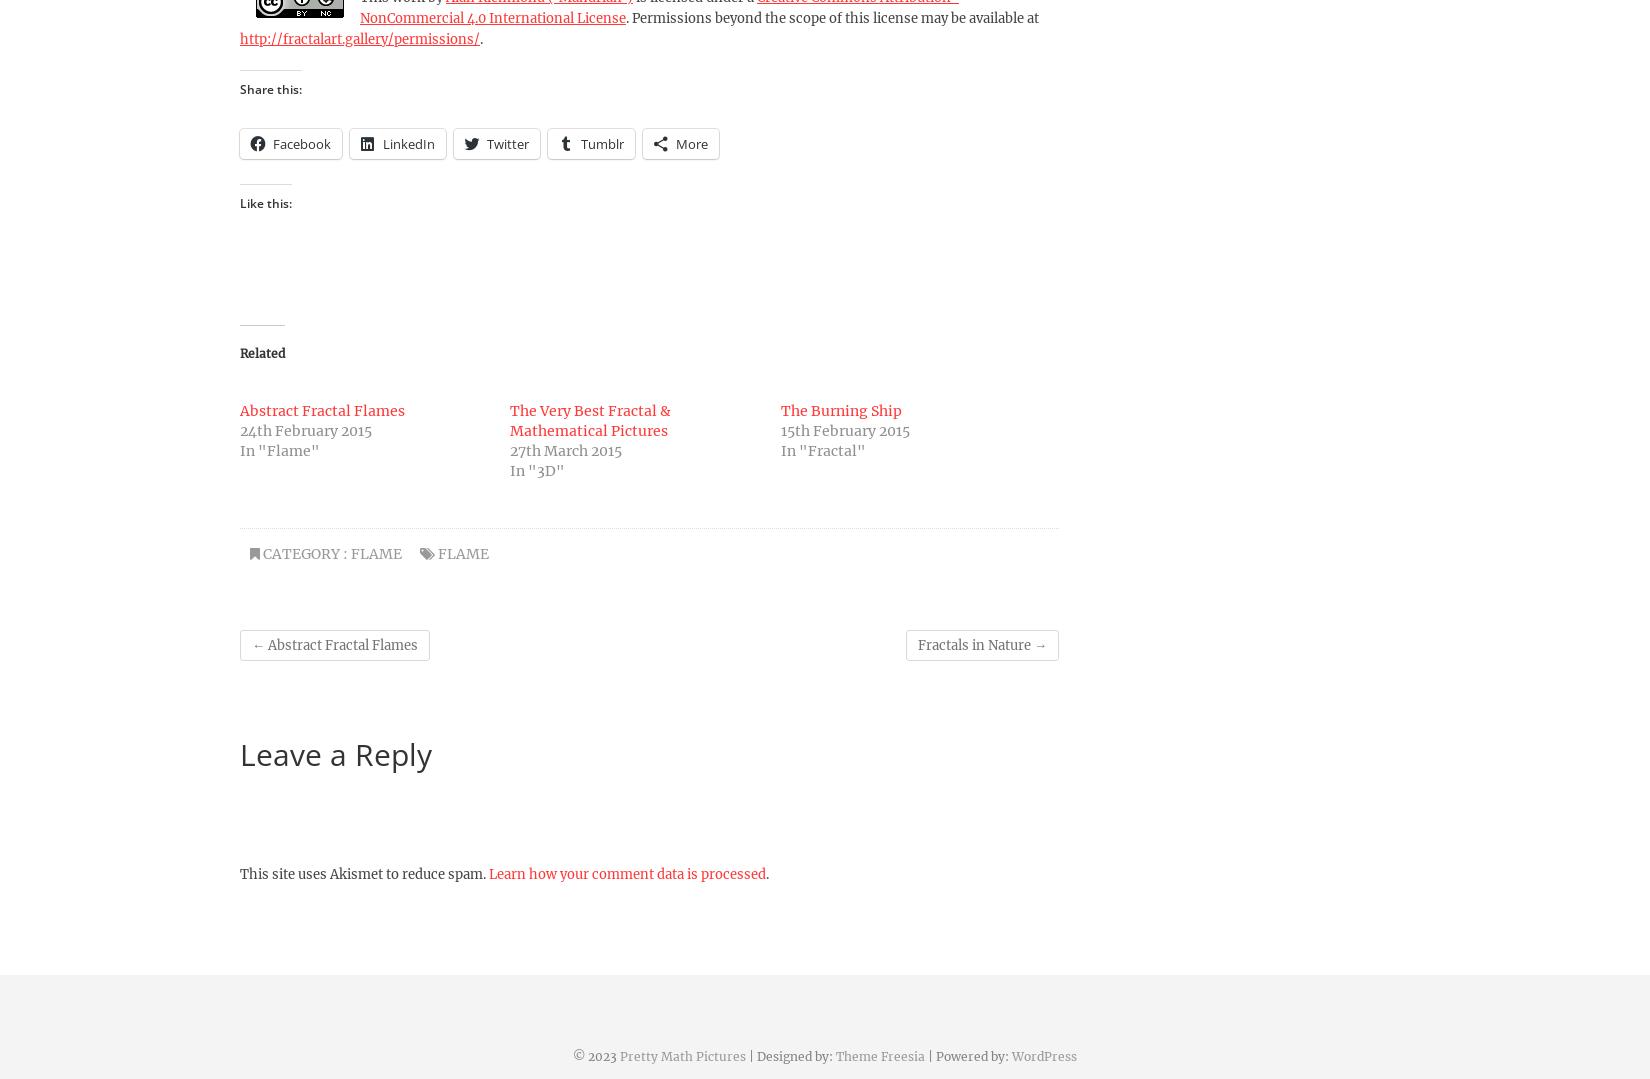 This screenshot has height=1079, width=1650. Describe the element at coordinates (507, 143) in the screenshot. I see `'Twitter'` at that location.